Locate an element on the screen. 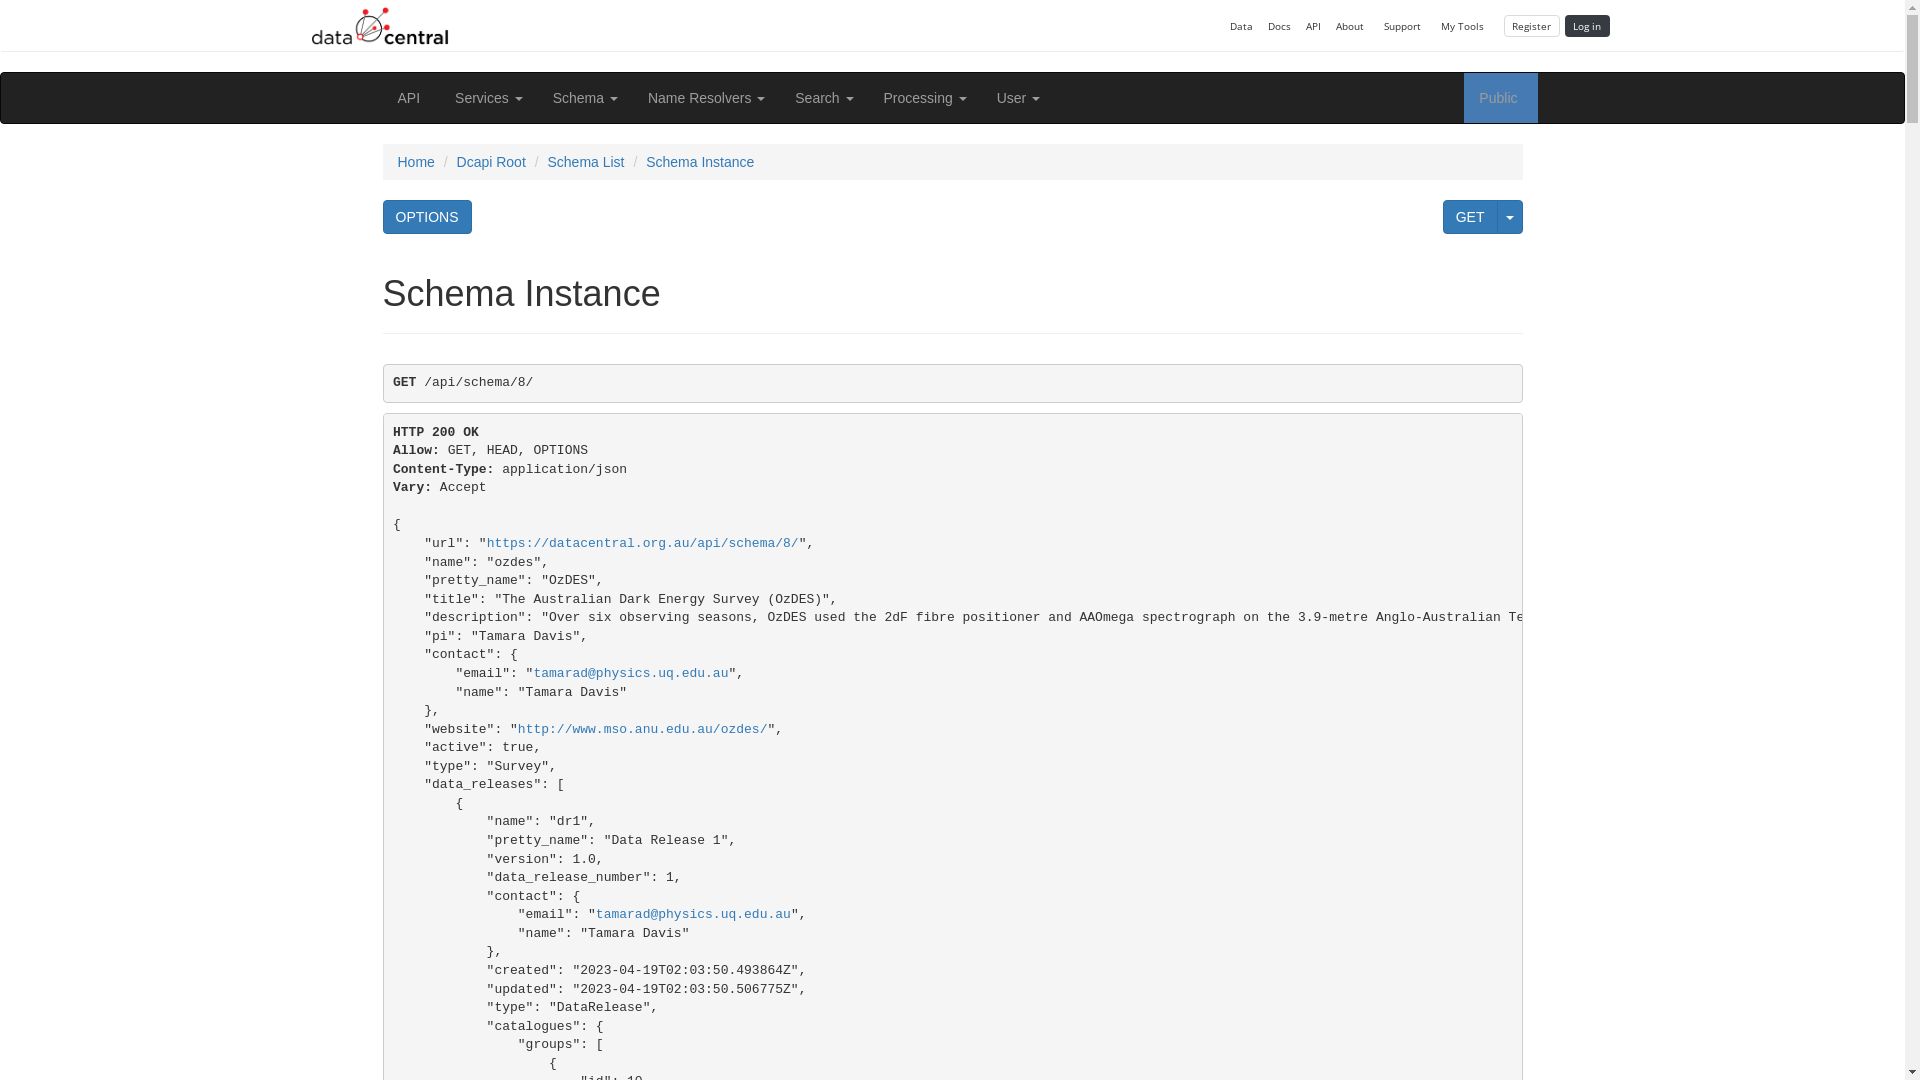 This screenshot has height=1080, width=1920. 'OPTIONS' is located at coordinates (425, 216).